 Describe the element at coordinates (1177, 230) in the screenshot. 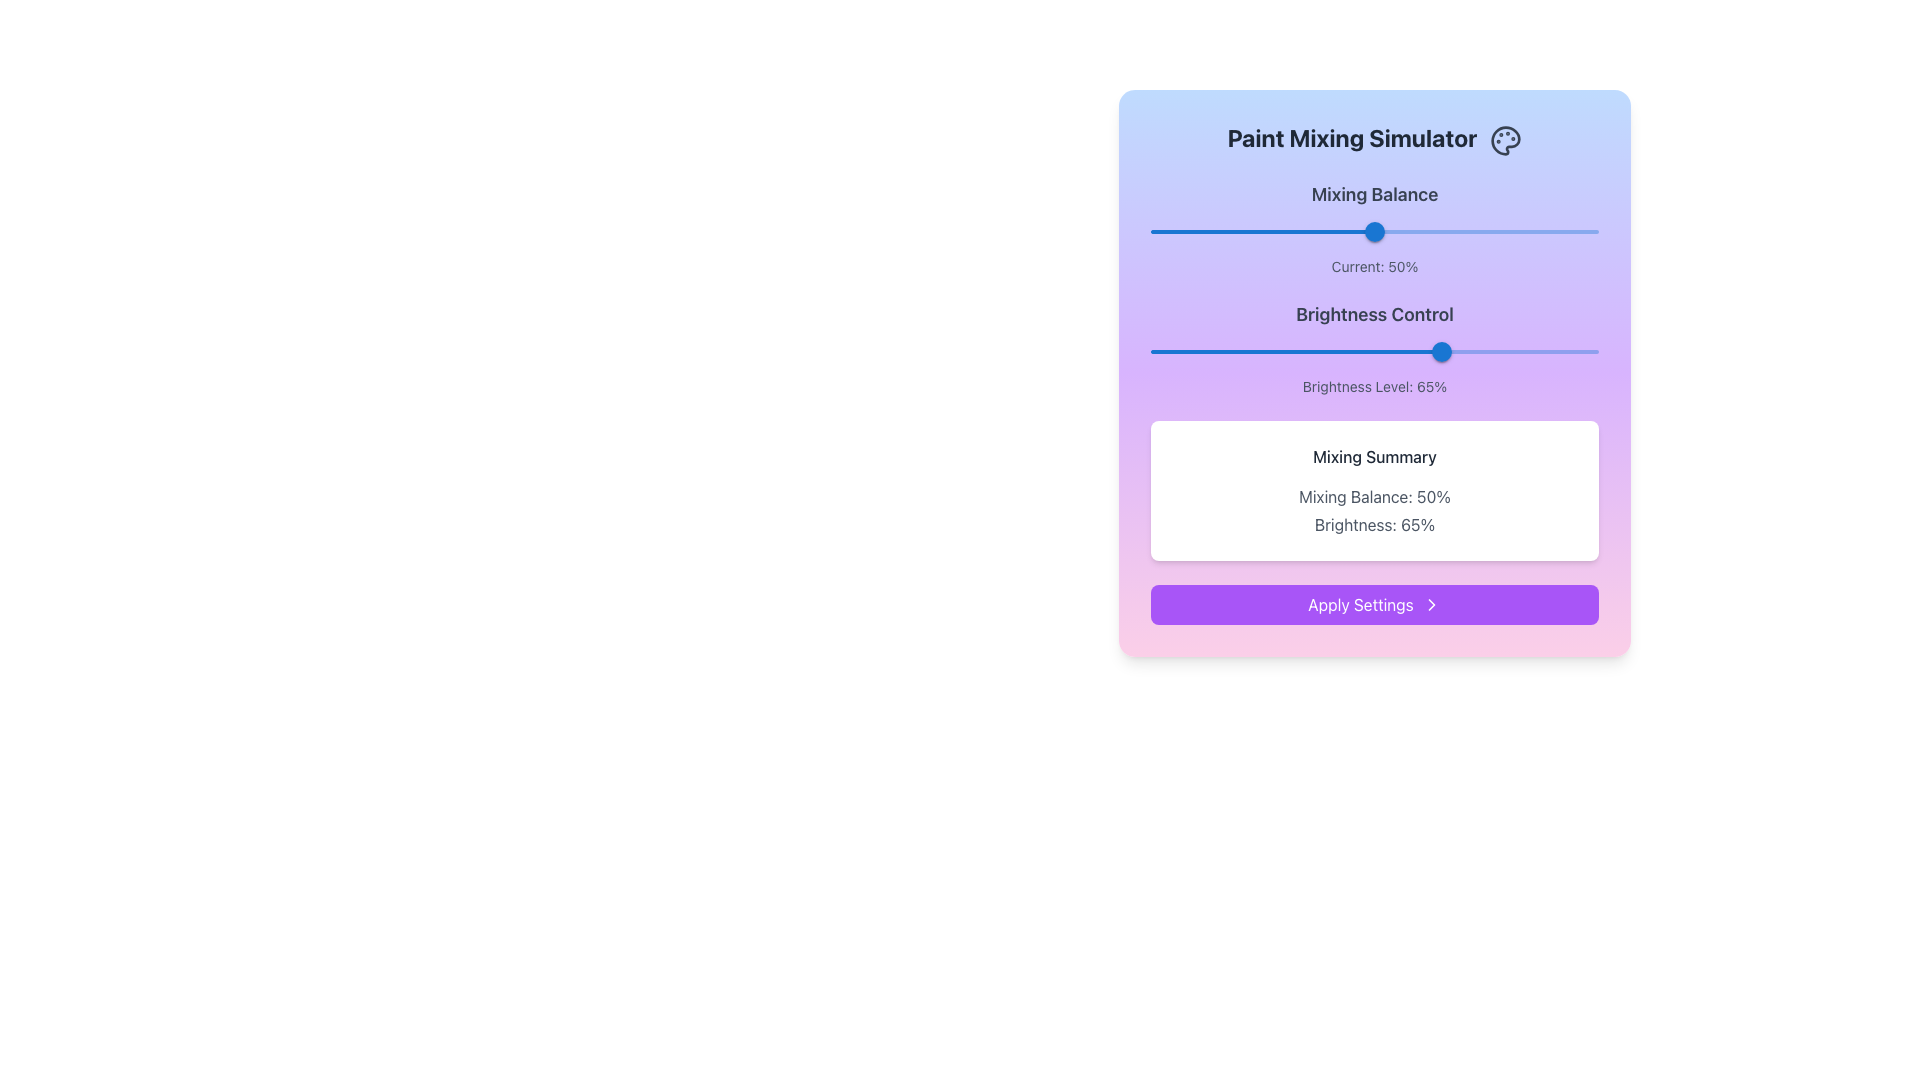

I see `the mixing balance` at that location.